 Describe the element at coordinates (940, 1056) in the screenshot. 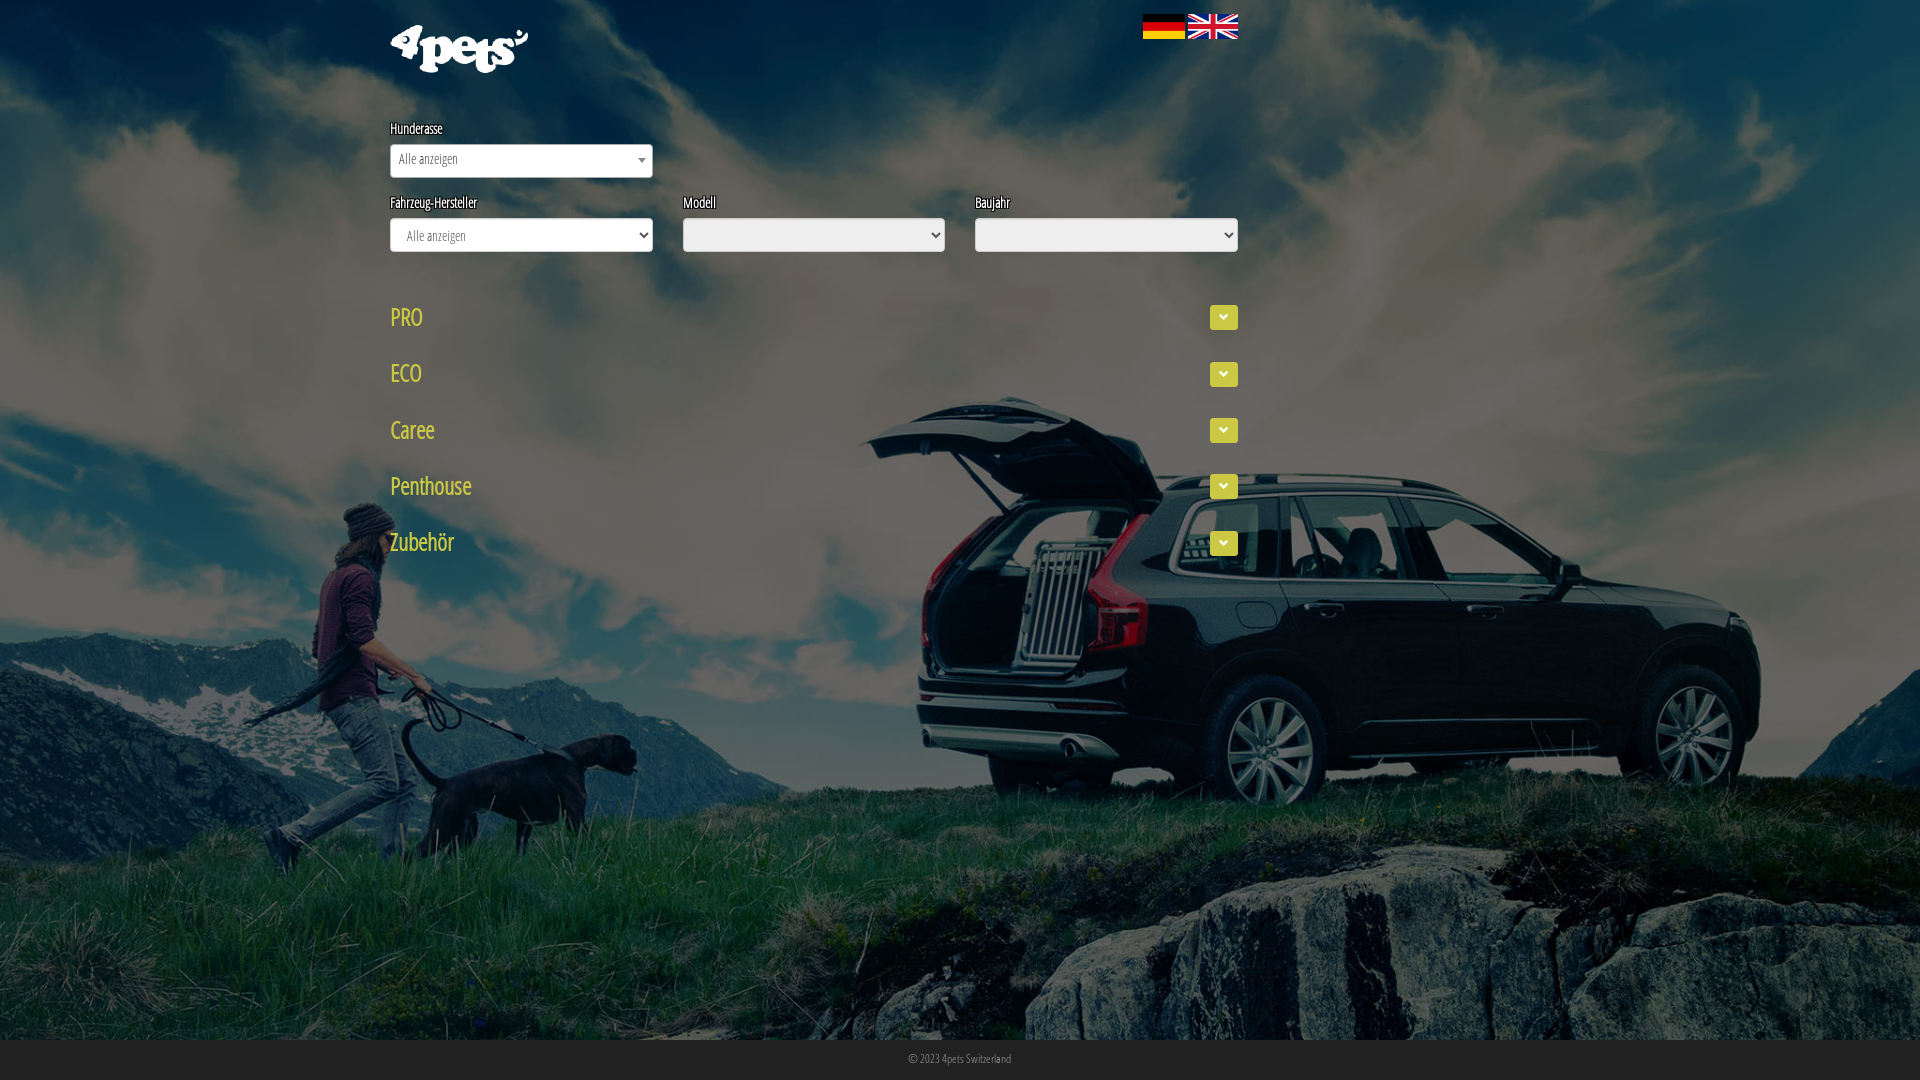

I see `'4pets Switzerland'` at that location.